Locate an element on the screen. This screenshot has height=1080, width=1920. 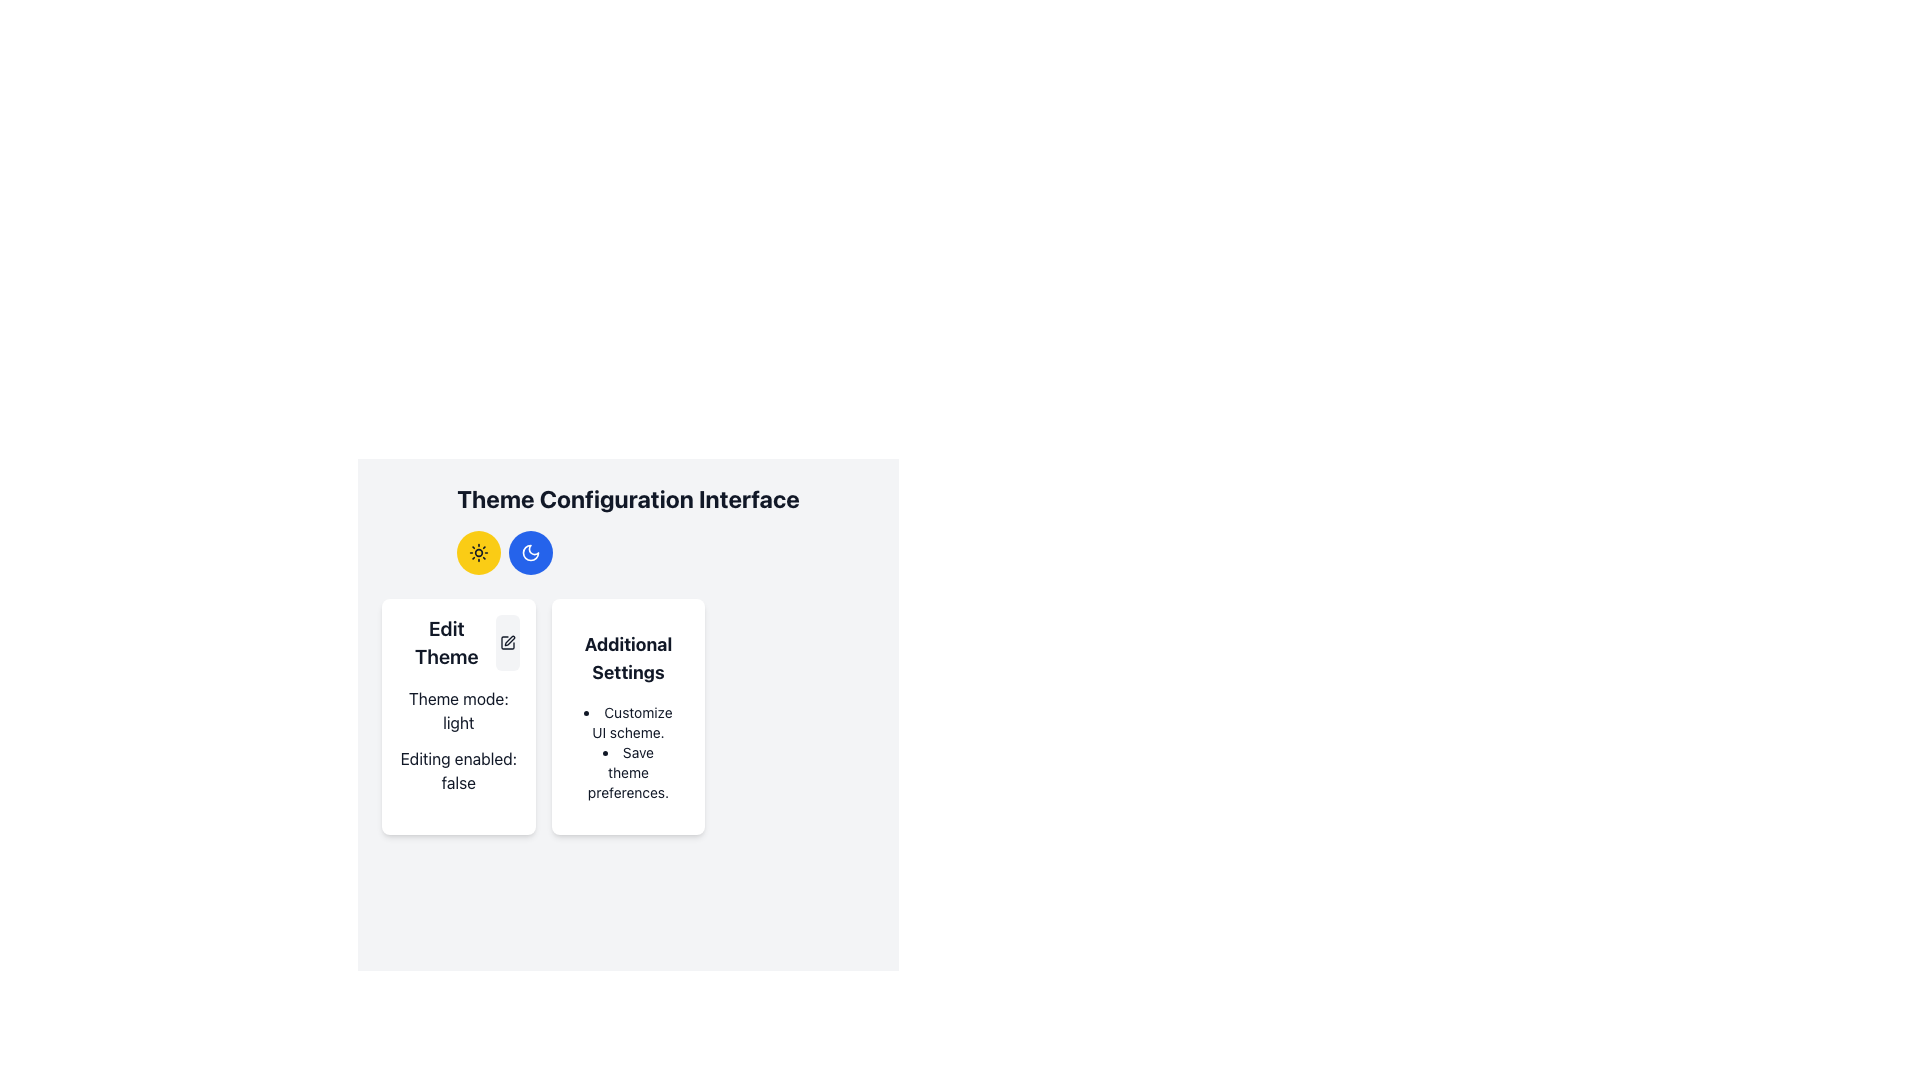
the circular button with a yellow background and sun icon for keyboard interaction, located under the 'Theme Configuration Interface' header is located at coordinates (478, 552).